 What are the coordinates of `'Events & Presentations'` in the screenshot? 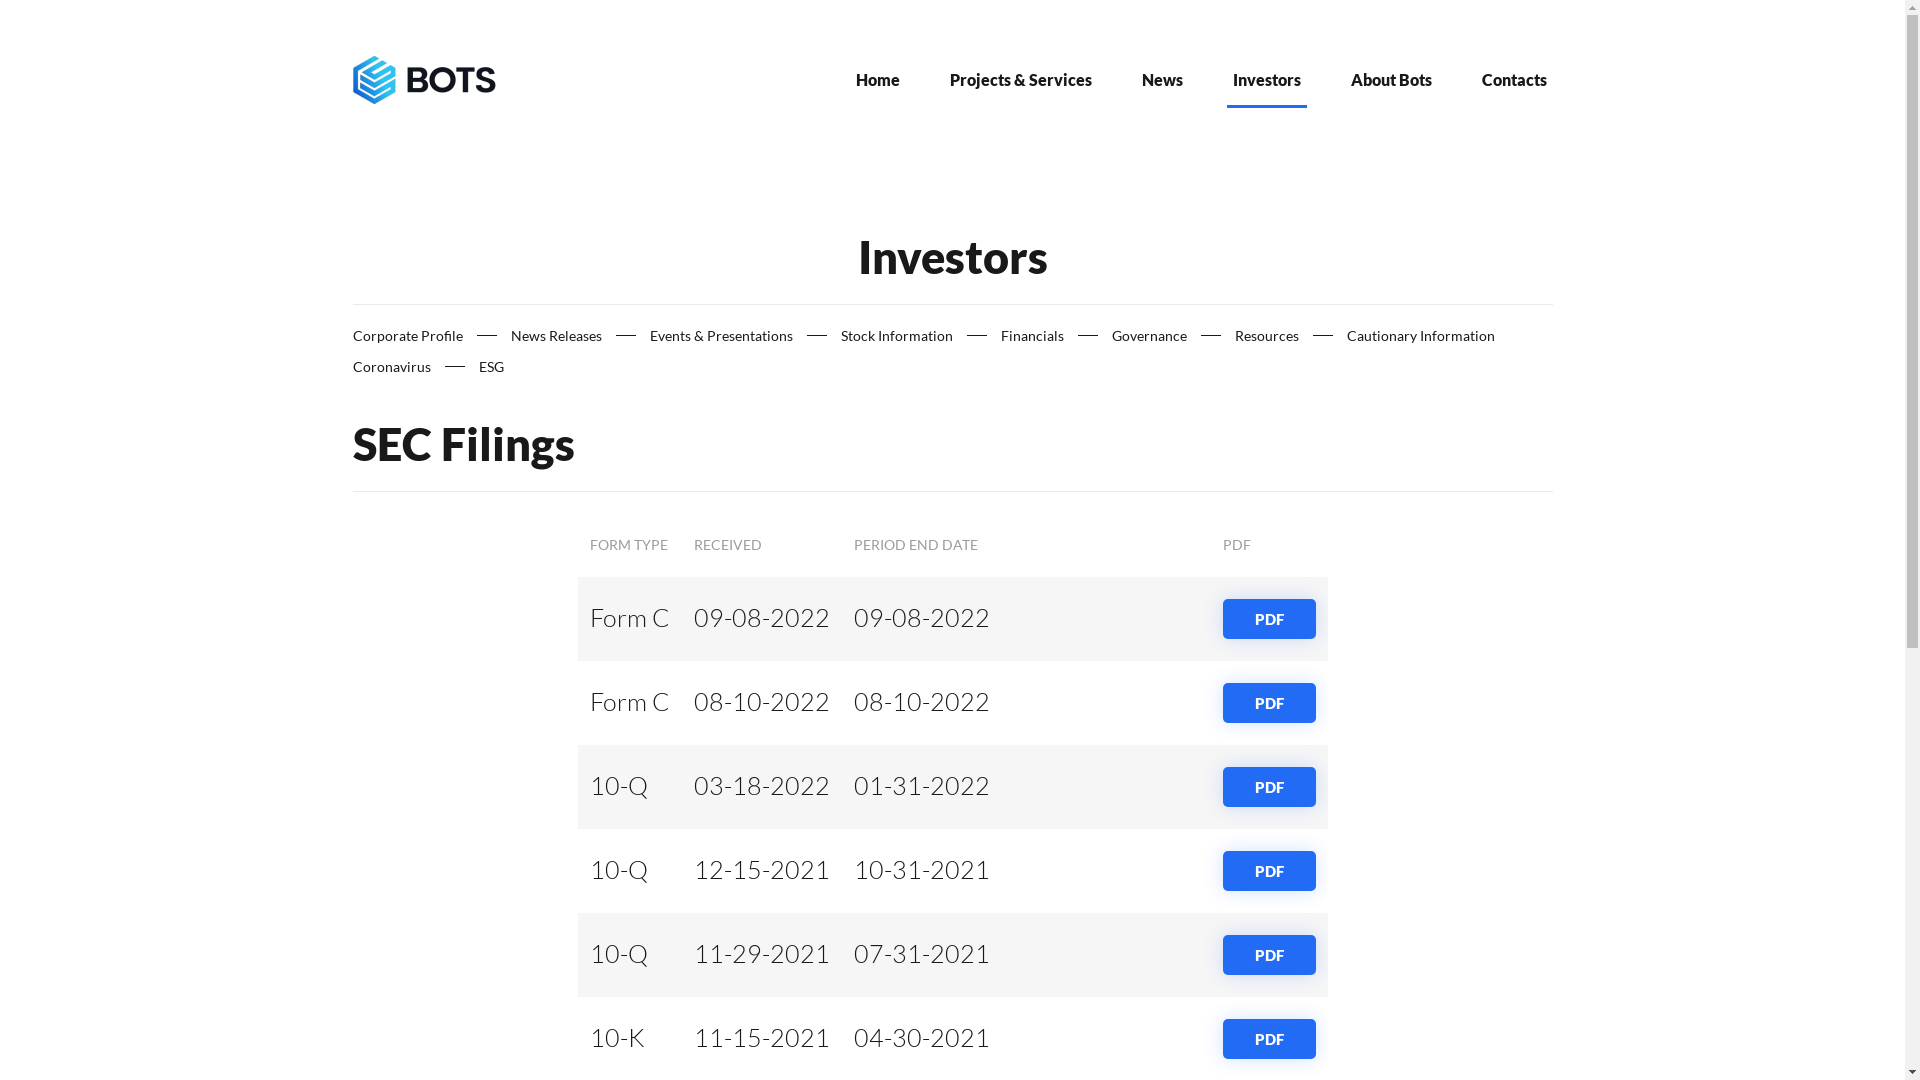 It's located at (649, 334).